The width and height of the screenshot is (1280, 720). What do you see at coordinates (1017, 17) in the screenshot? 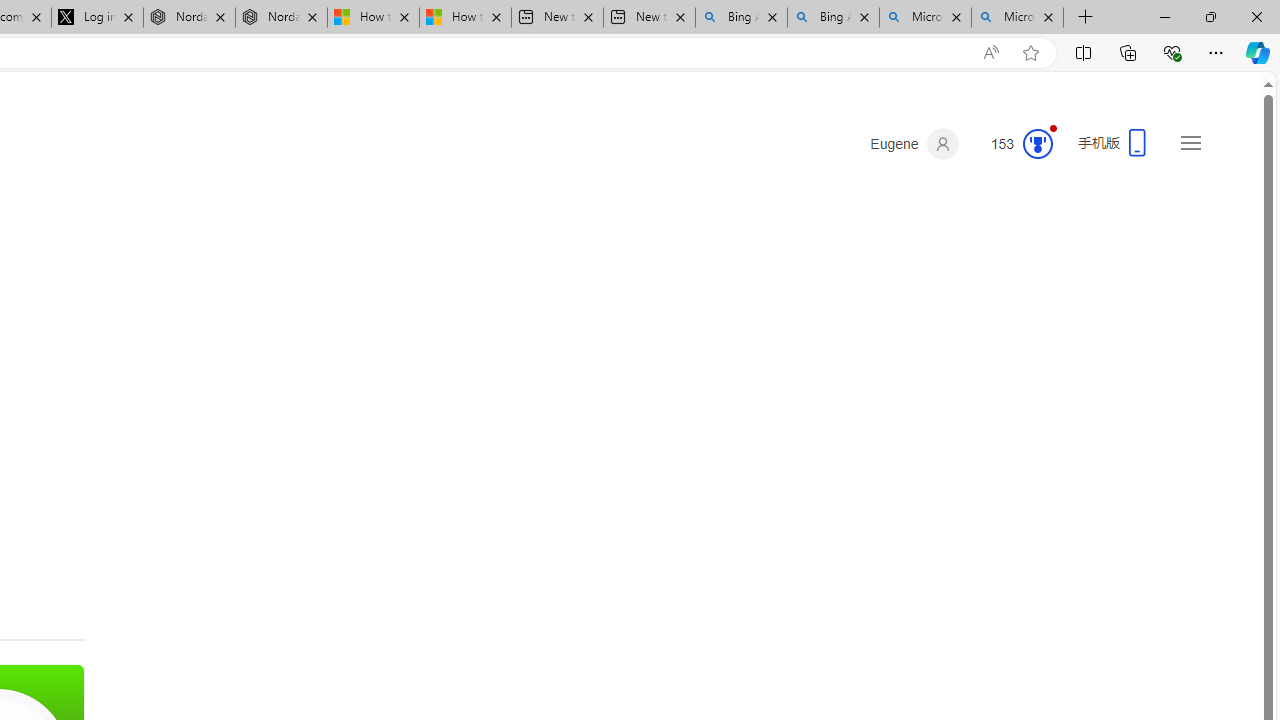
I see `'Microsoft Bing Timeline - Search'` at bounding box center [1017, 17].